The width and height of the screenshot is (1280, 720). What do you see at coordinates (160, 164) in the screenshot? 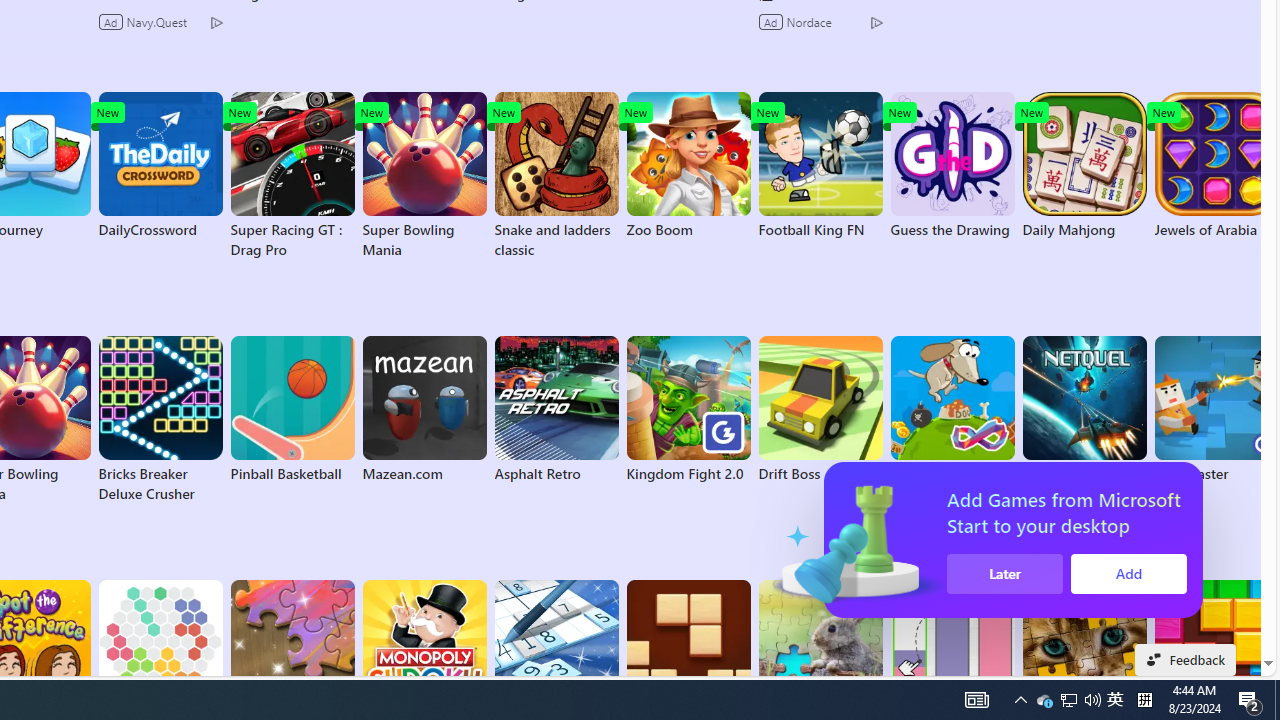
I see `'DailyCrossword'` at bounding box center [160, 164].